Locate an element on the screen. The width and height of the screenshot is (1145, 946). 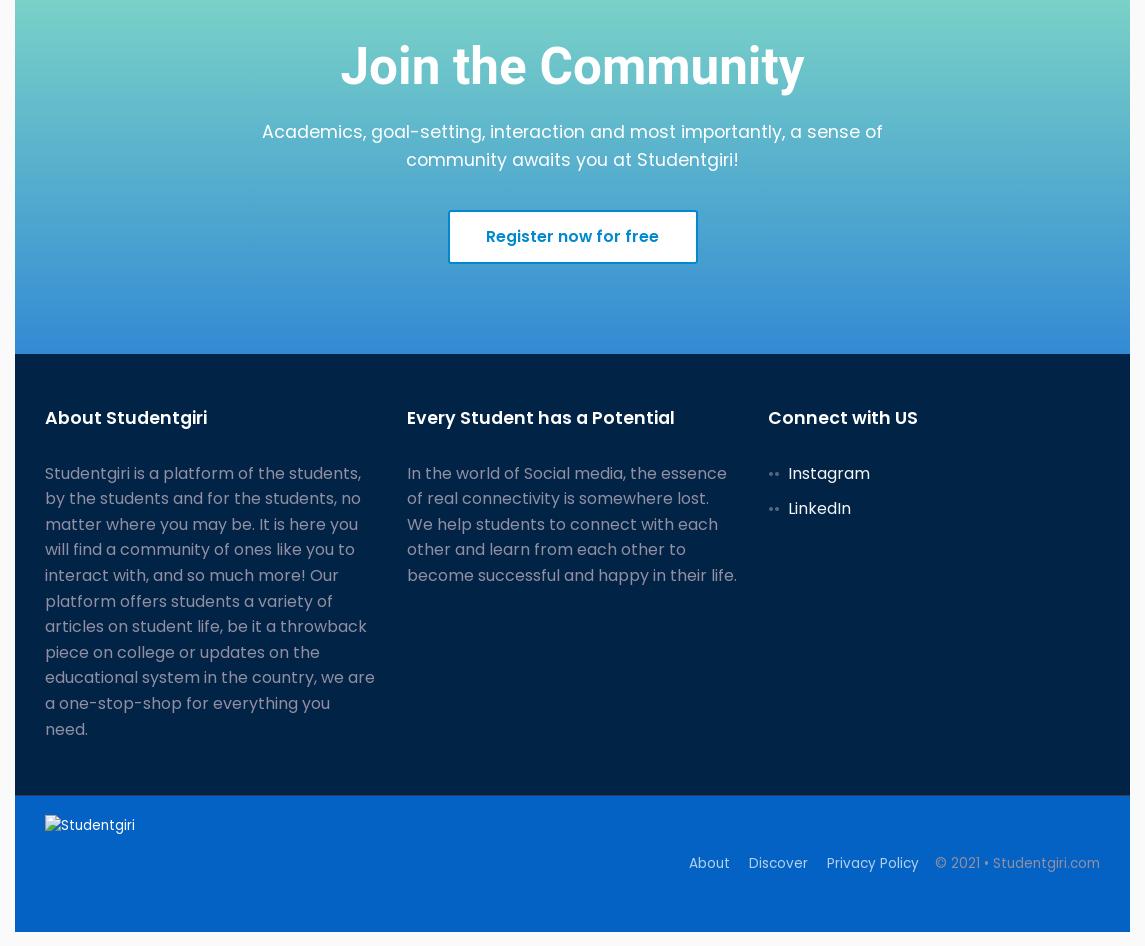
'Instagram' is located at coordinates (828, 471).